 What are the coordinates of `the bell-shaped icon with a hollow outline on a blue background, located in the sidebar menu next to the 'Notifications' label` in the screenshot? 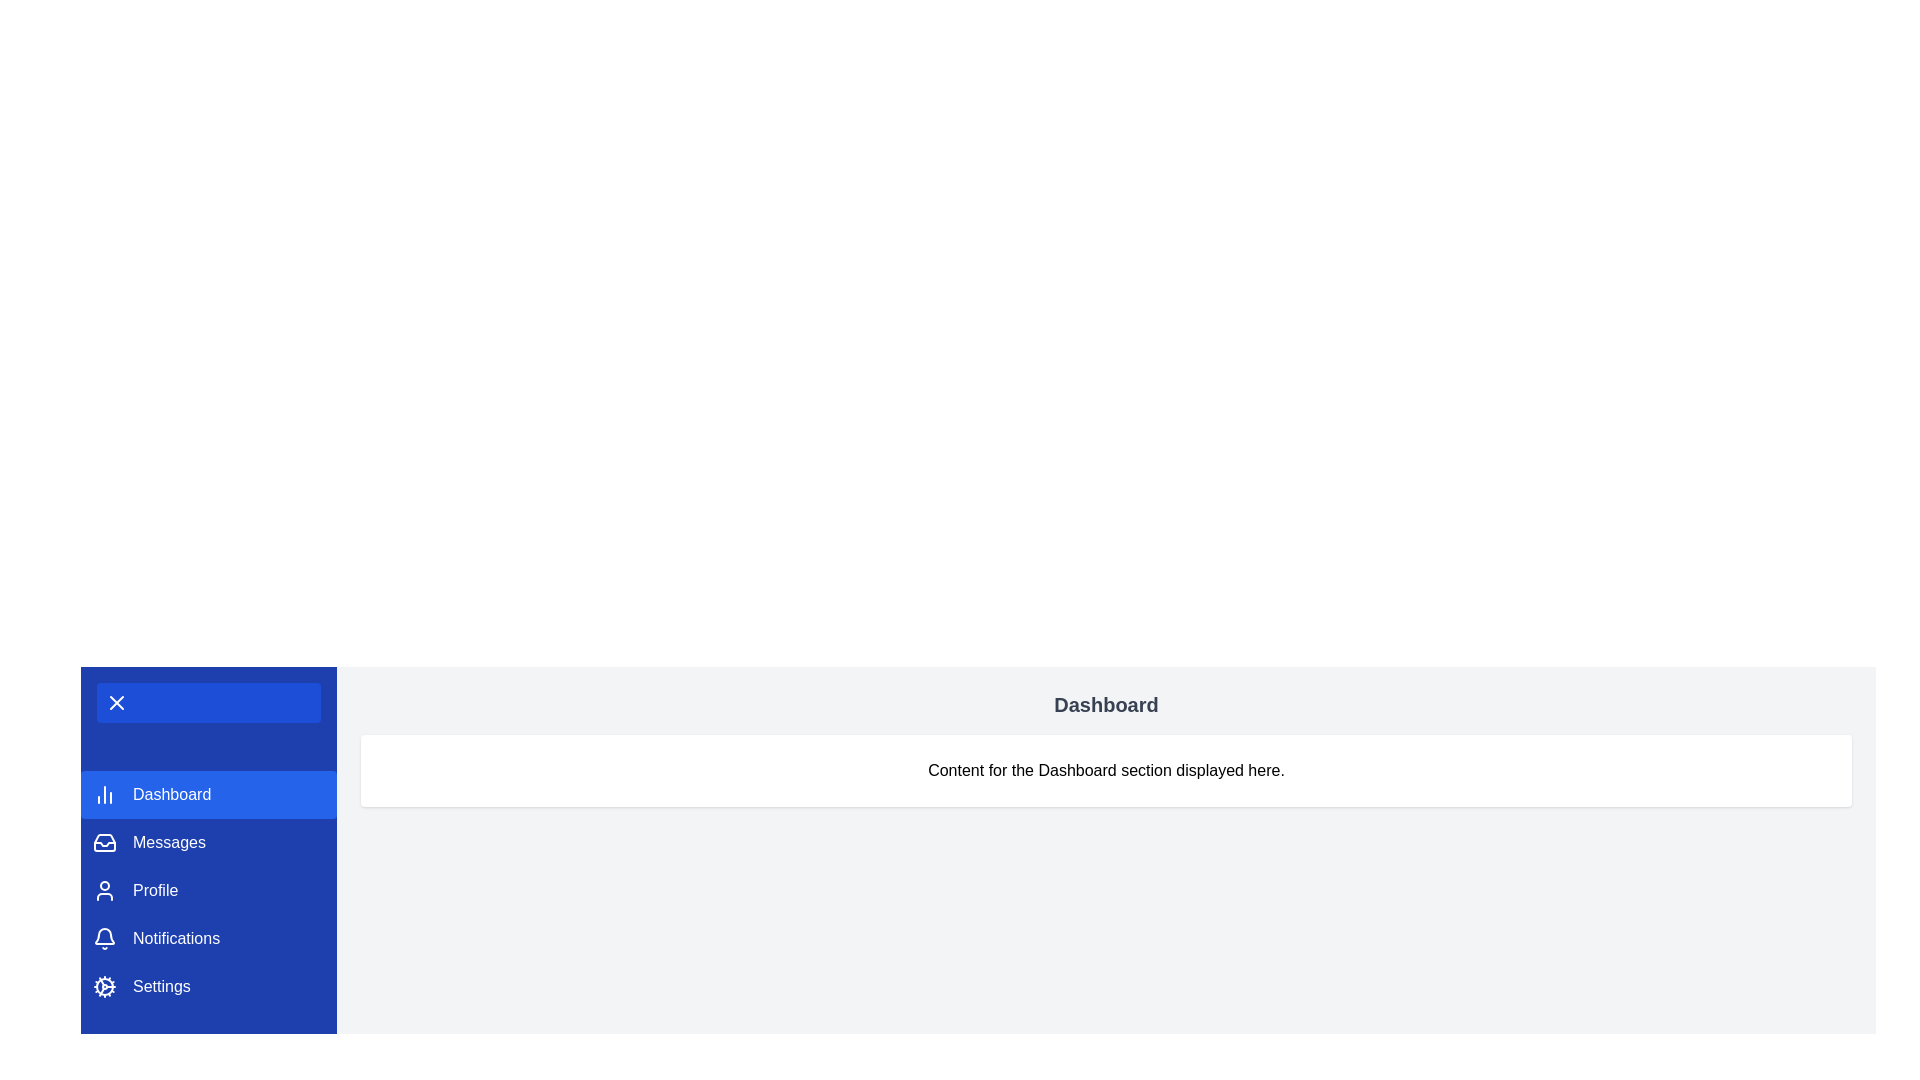 It's located at (104, 938).